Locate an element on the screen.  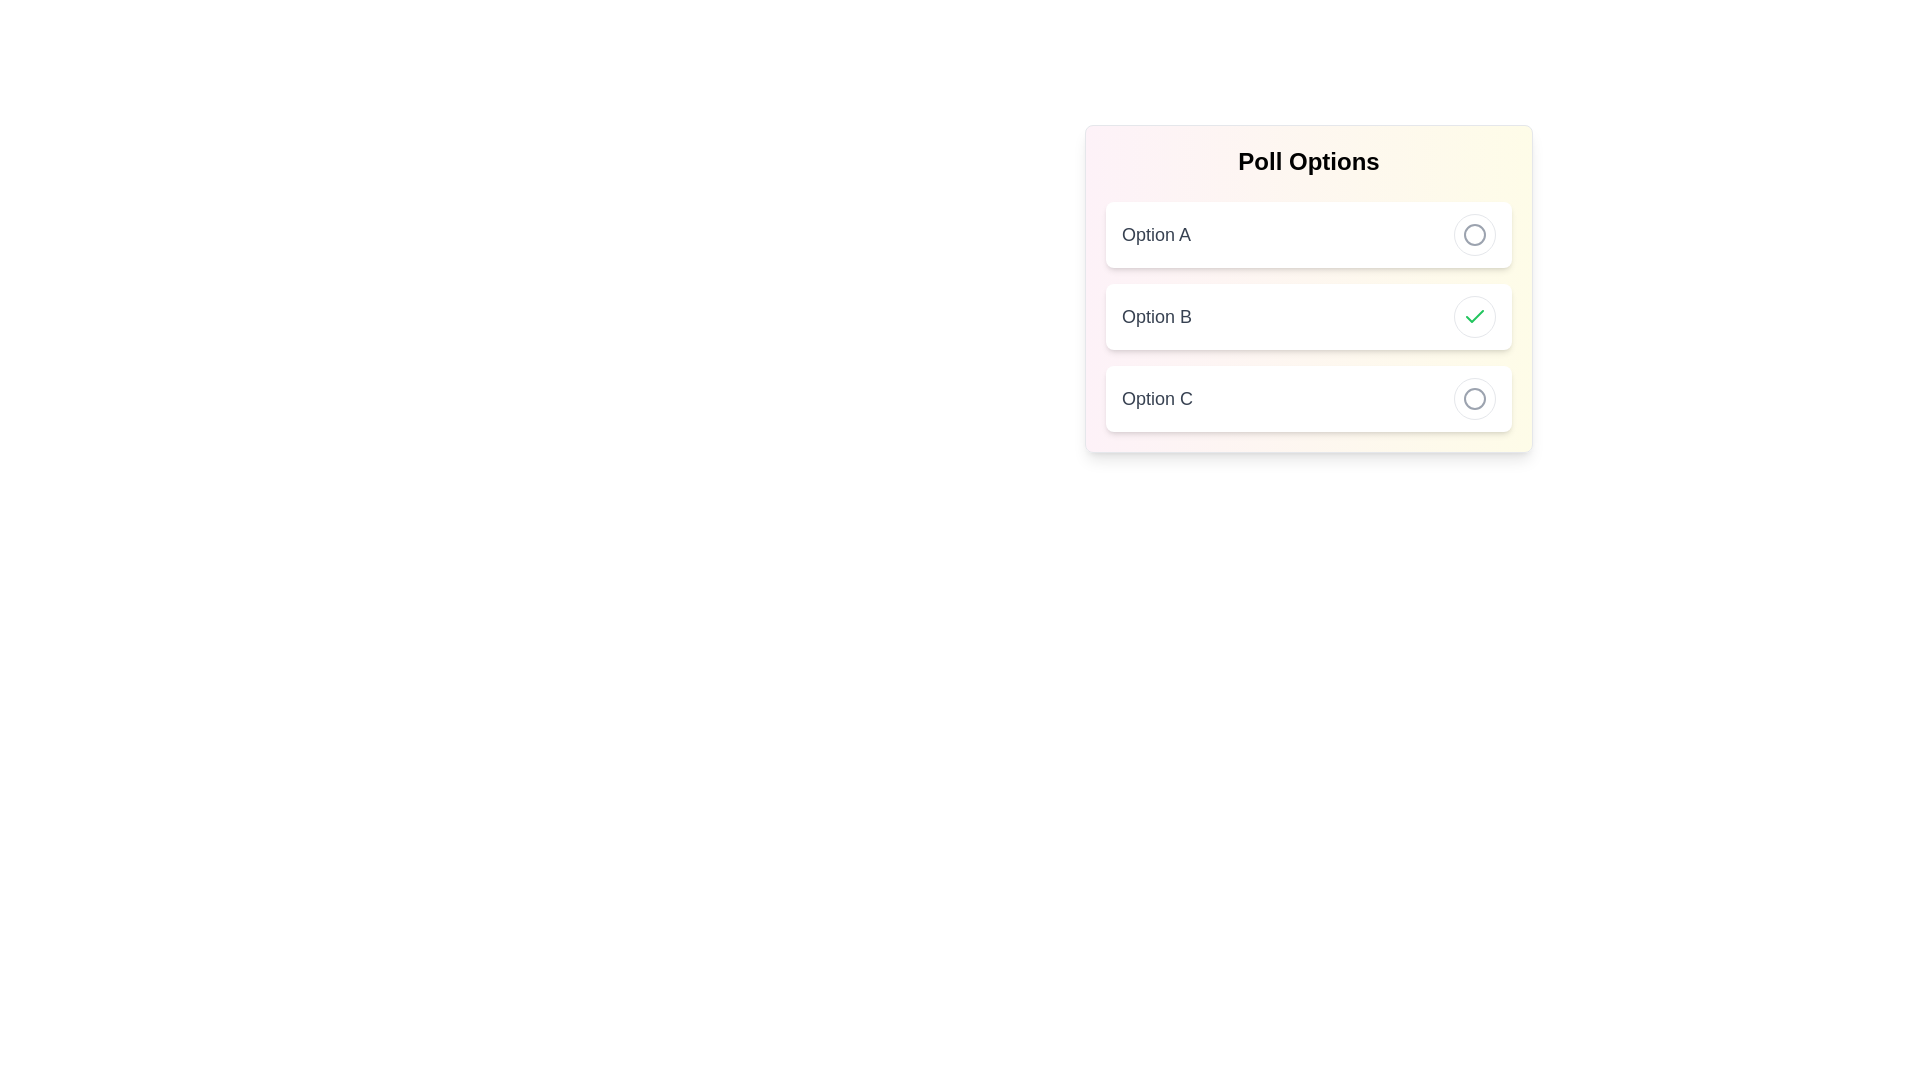
the toggle button of Option C to toggle its selection is located at coordinates (1474, 398).